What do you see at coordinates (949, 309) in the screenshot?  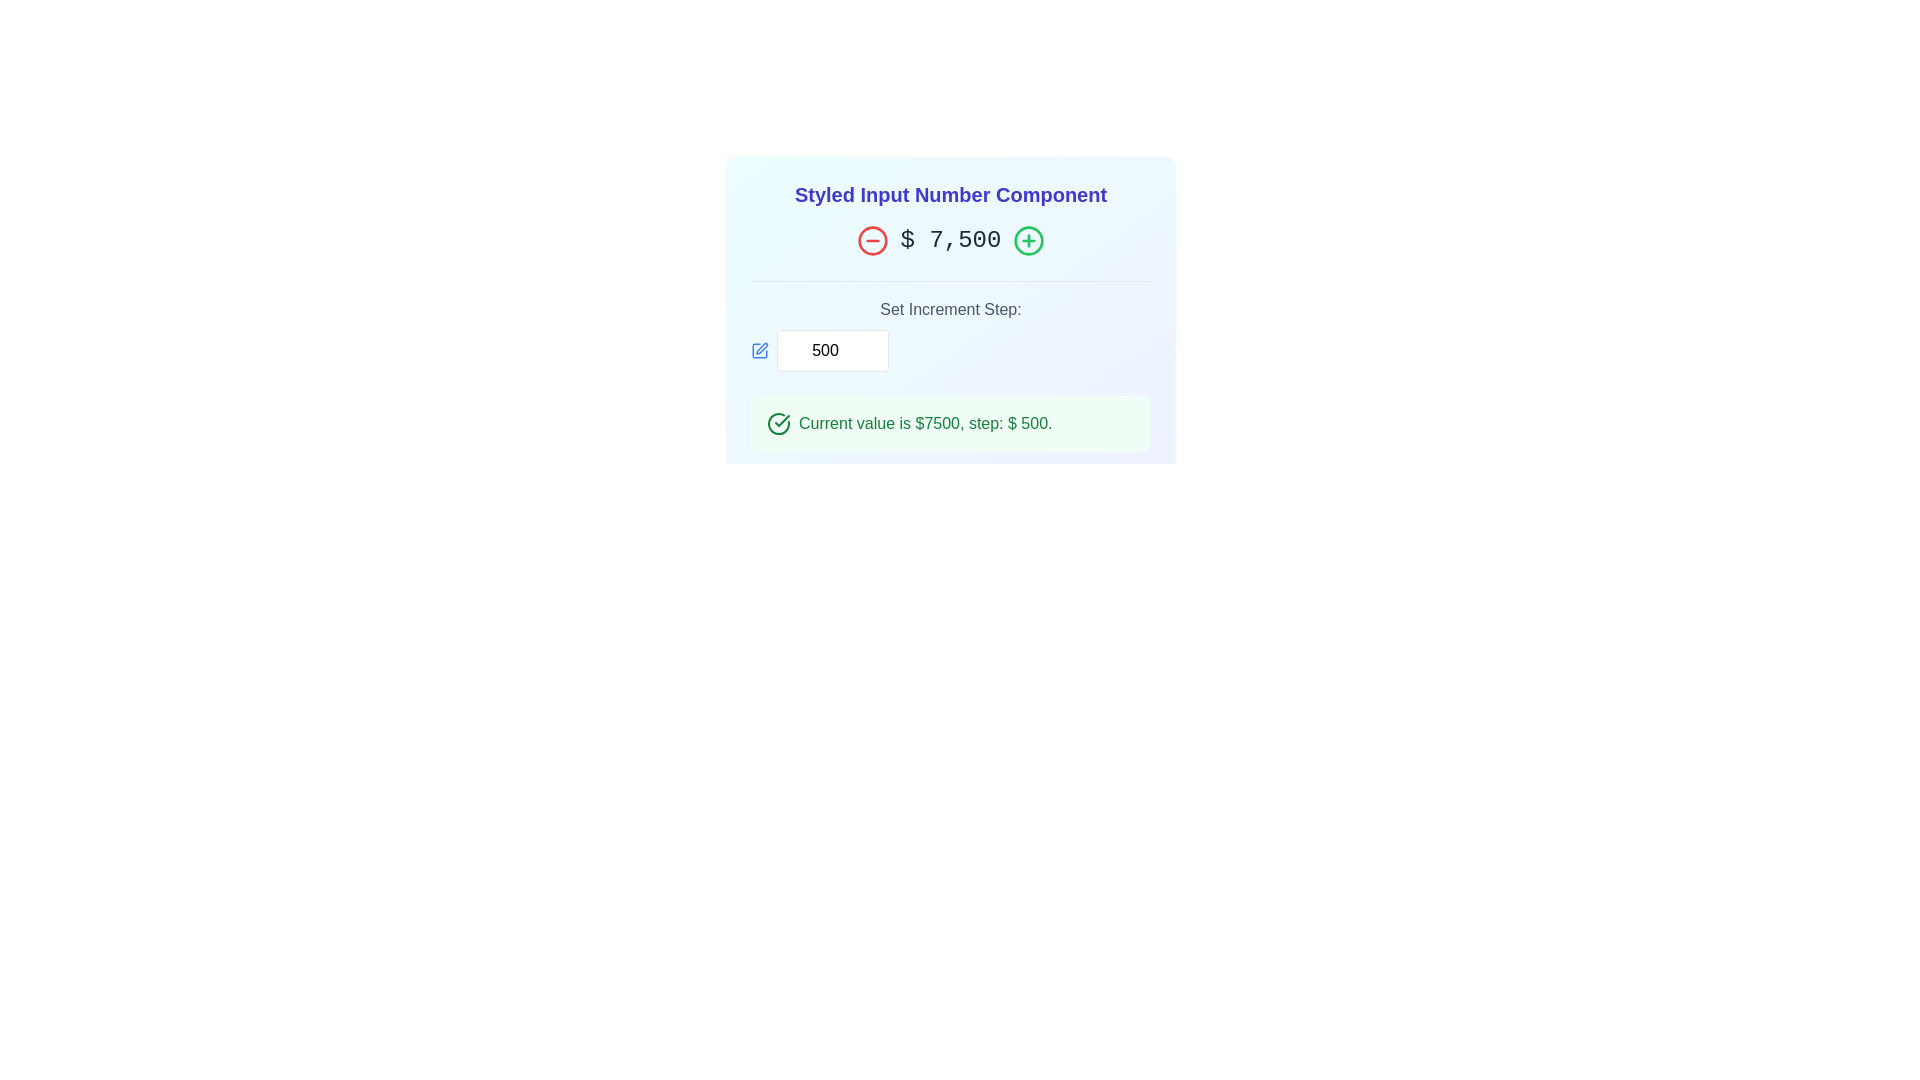 I see `the label displaying 'Set Increment Step:' which is styled with a slight gray tone and positioned above the numeric input field` at bounding box center [949, 309].